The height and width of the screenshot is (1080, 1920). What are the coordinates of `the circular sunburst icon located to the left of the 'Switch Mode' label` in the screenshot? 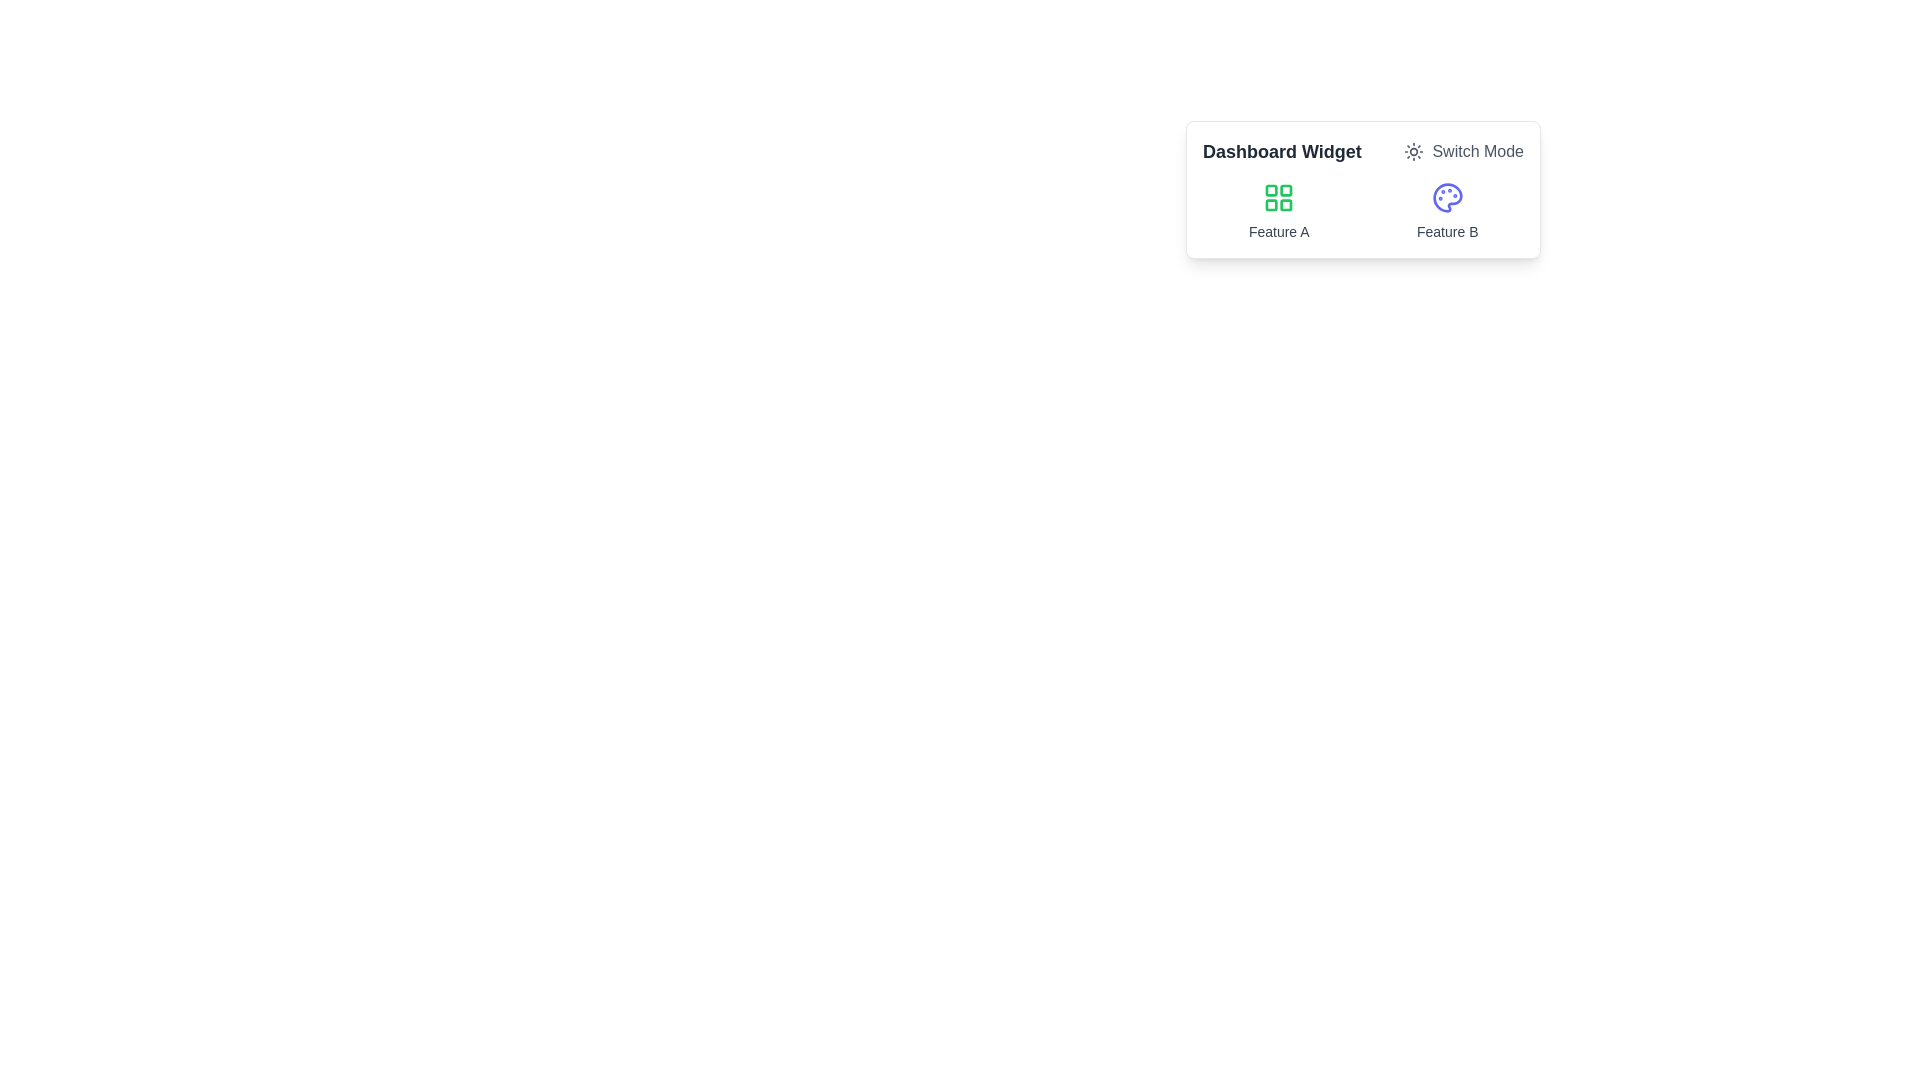 It's located at (1413, 150).